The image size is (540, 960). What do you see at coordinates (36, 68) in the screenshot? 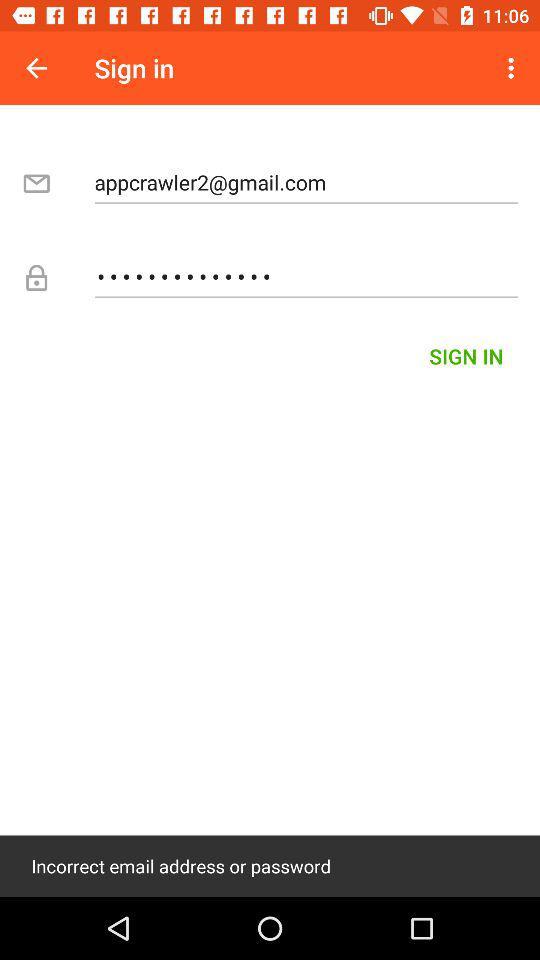
I see `the icon next to sign in` at bounding box center [36, 68].